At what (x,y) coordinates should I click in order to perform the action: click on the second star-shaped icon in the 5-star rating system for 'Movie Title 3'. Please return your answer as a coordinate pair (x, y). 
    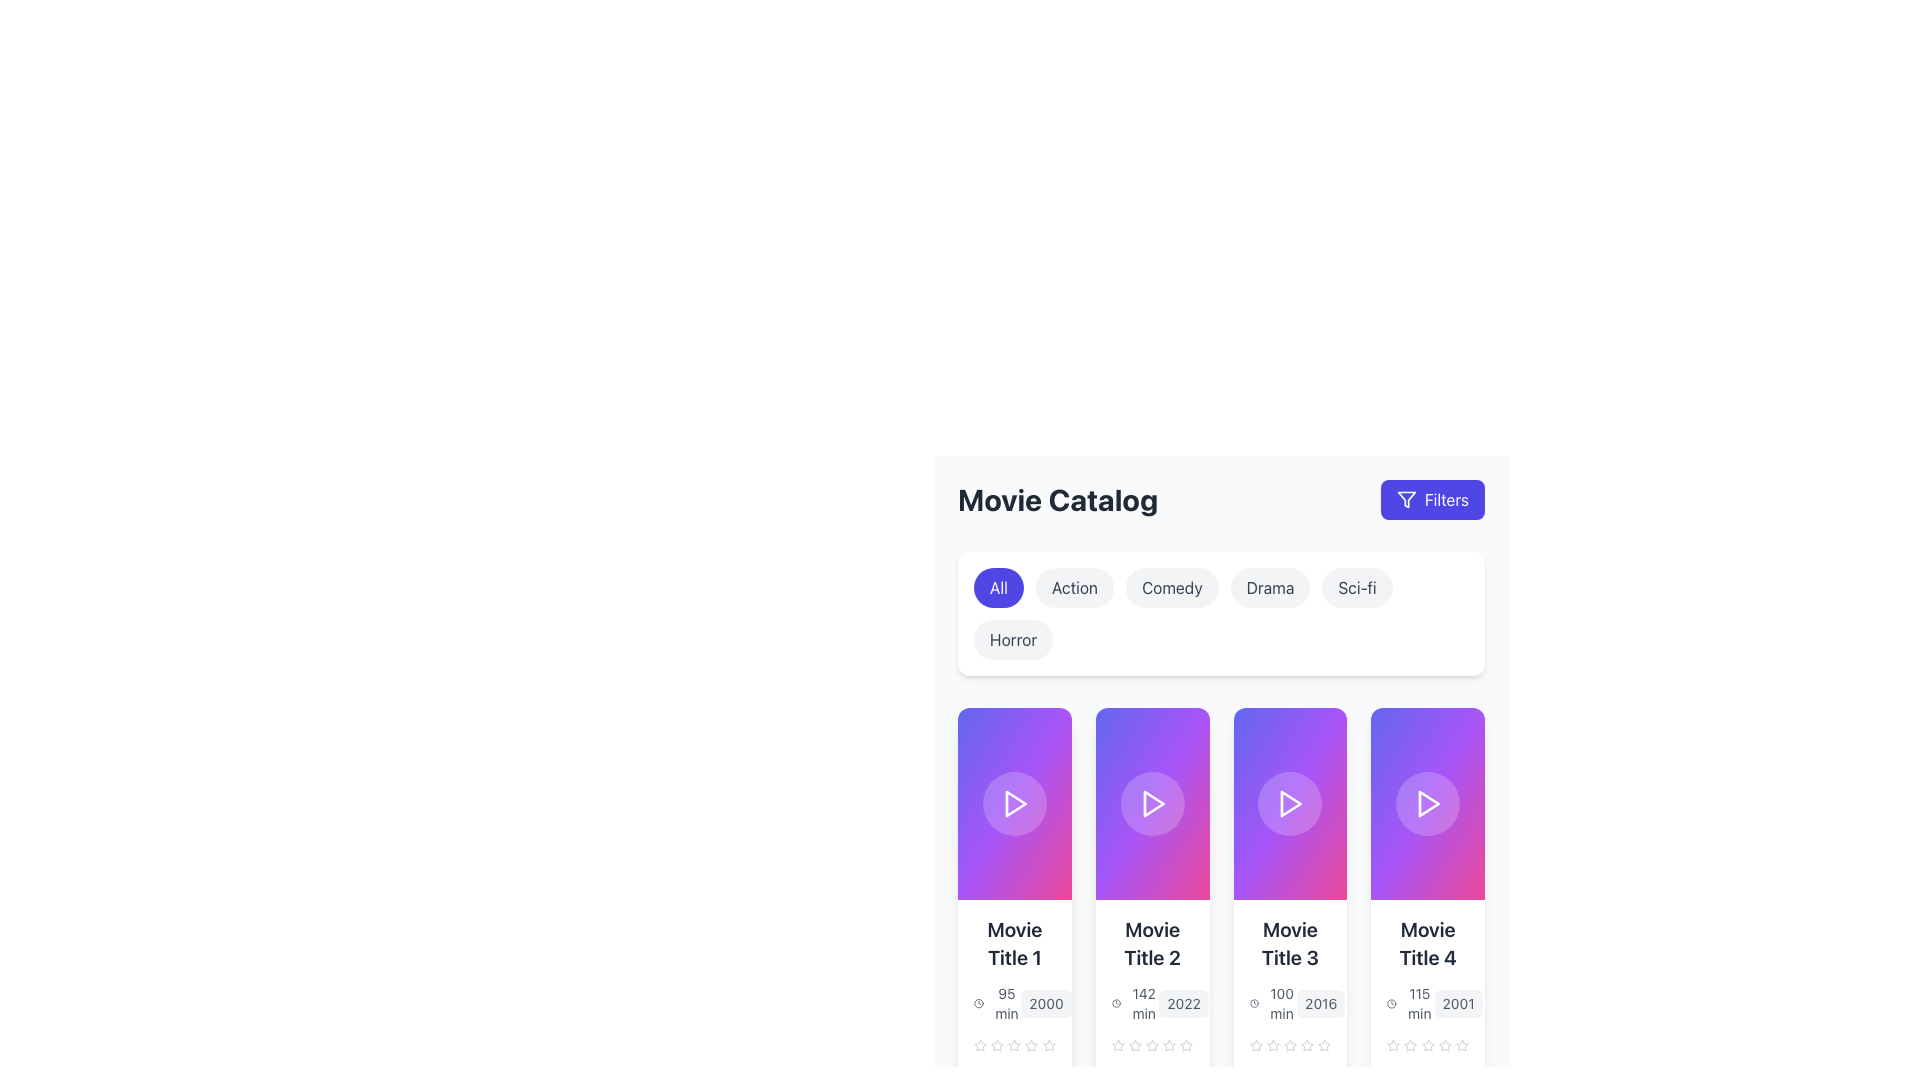
    Looking at the image, I should click on (1290, 1044).